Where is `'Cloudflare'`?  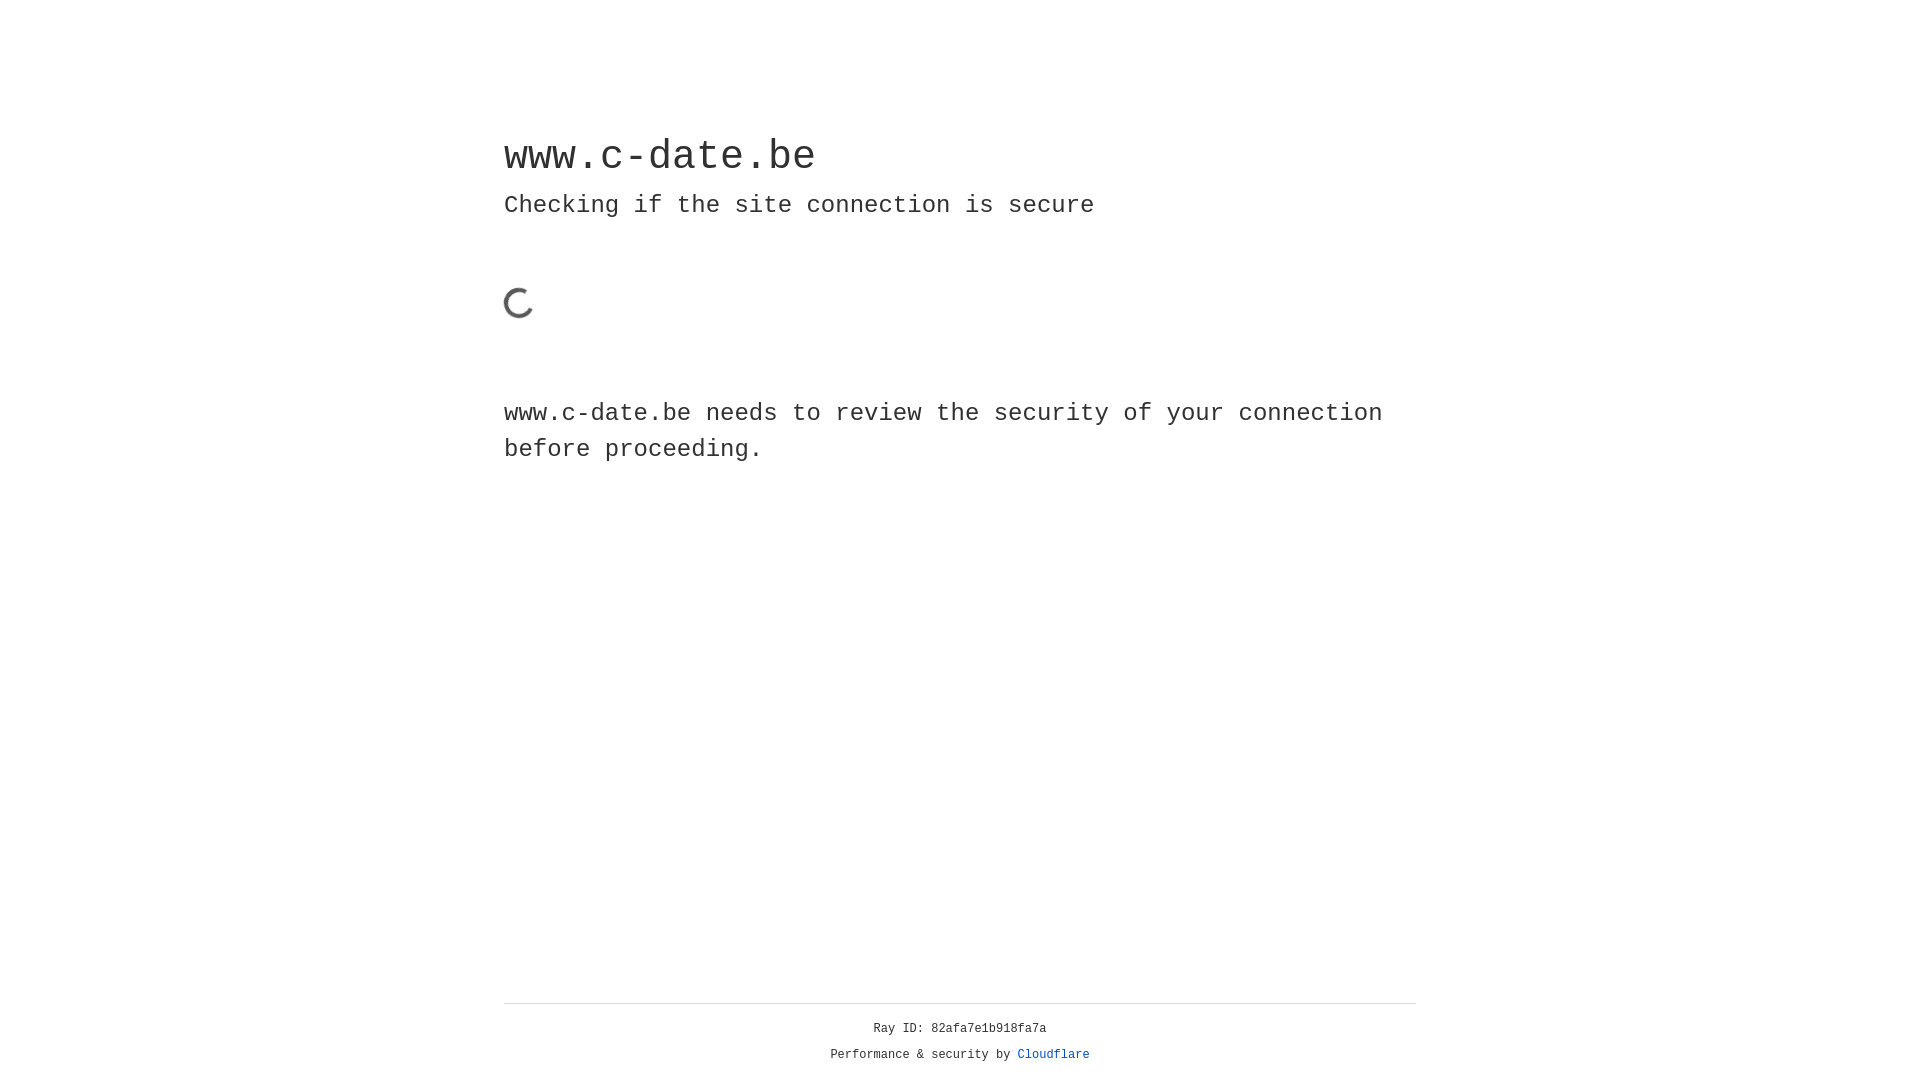 'Cloudflare' is located at coordinates (1017, 1054).